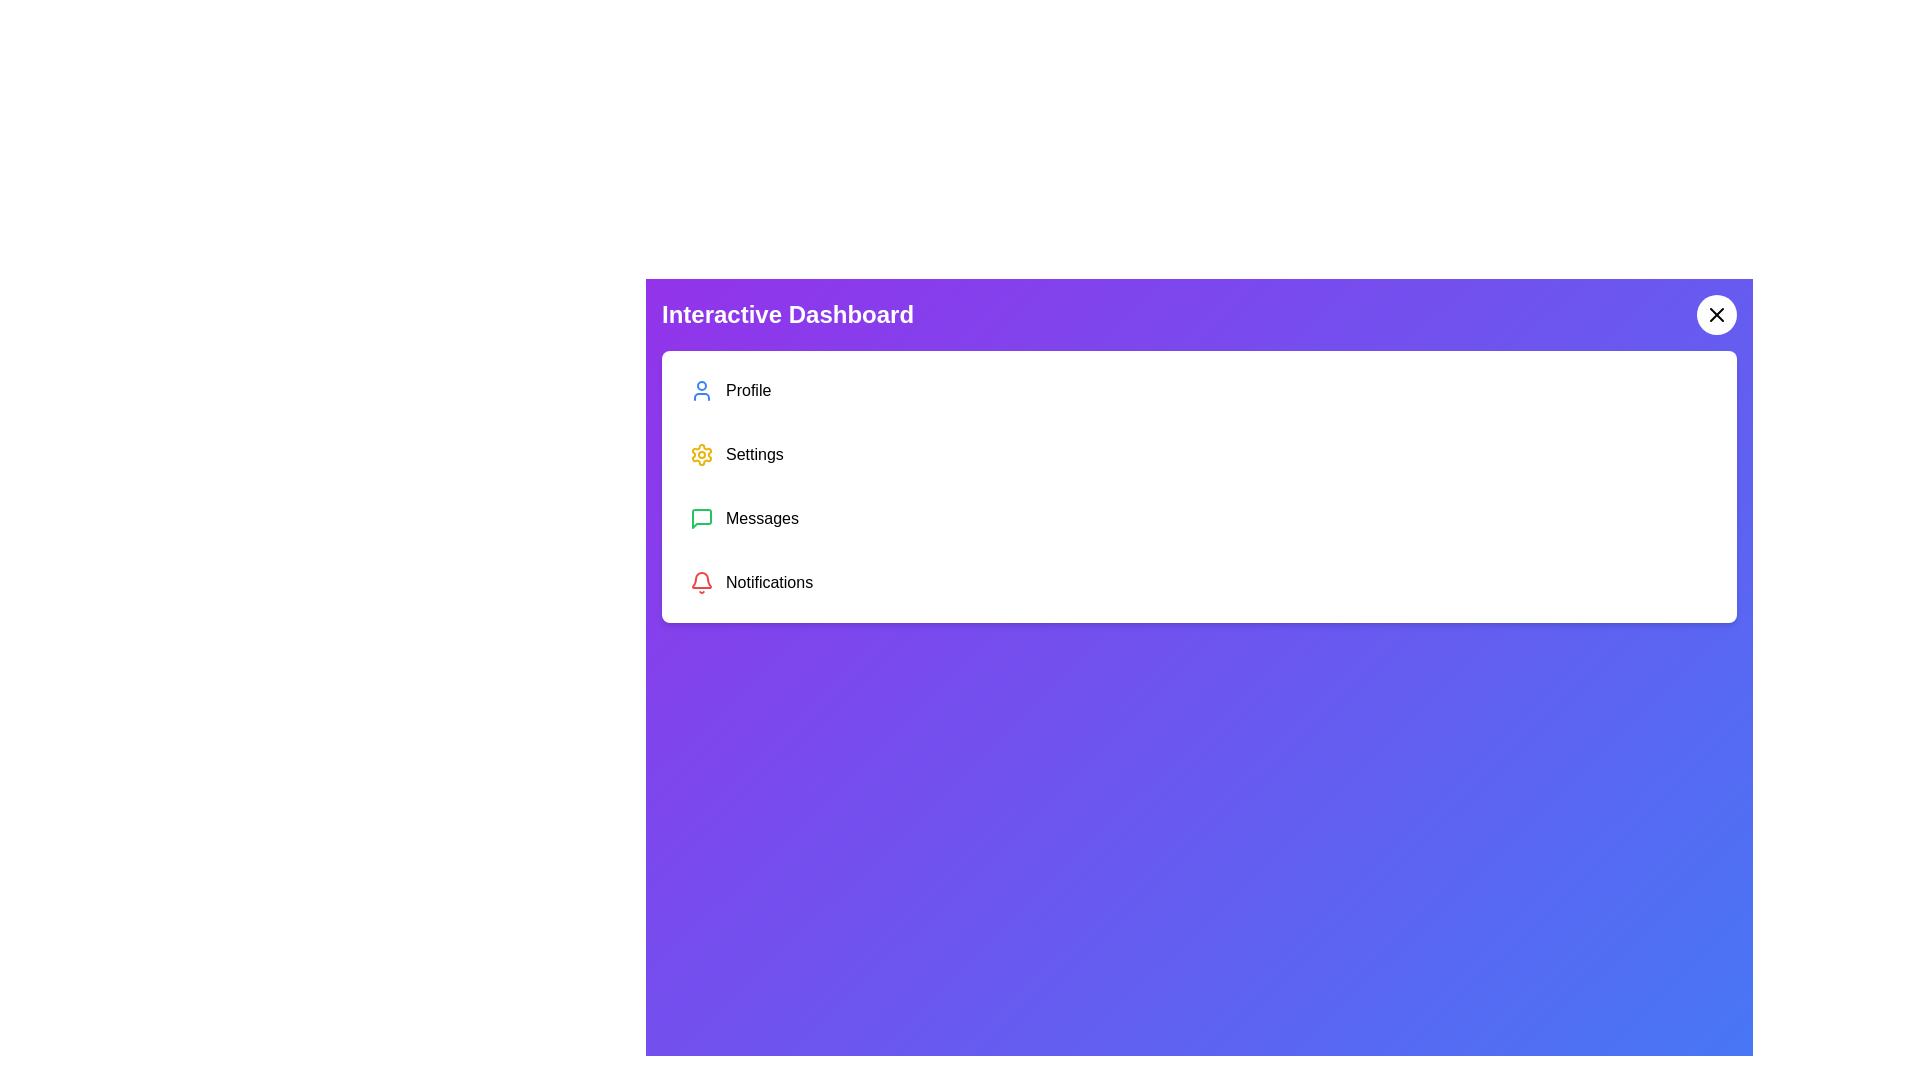 The height and width of the screenshot is (1080, 1920). I want to click on the 'Settings' icon, which is the second item in a vertical list, so click(701, 455).